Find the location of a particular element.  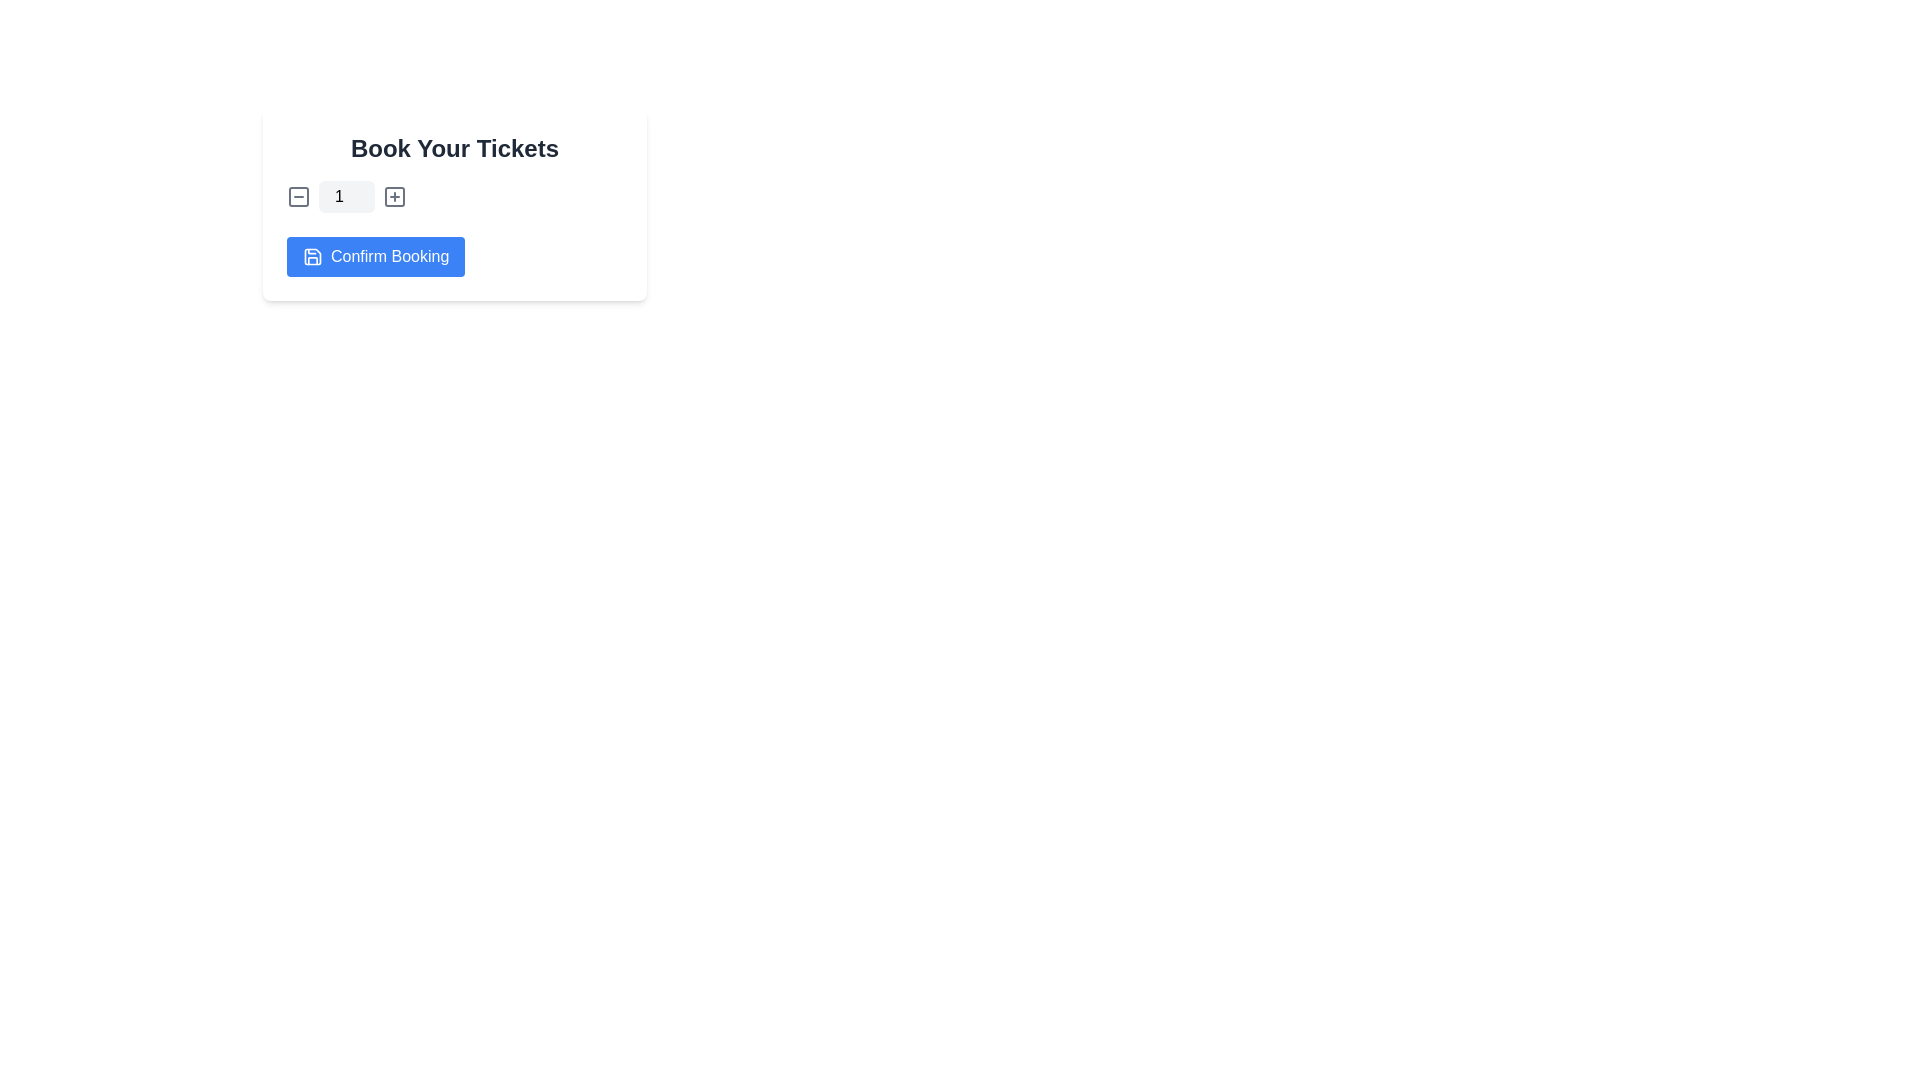

the leading icon on the left of the text within the 'Confirm Booking' button to confirm the booking is located at coordinates (311, 256).